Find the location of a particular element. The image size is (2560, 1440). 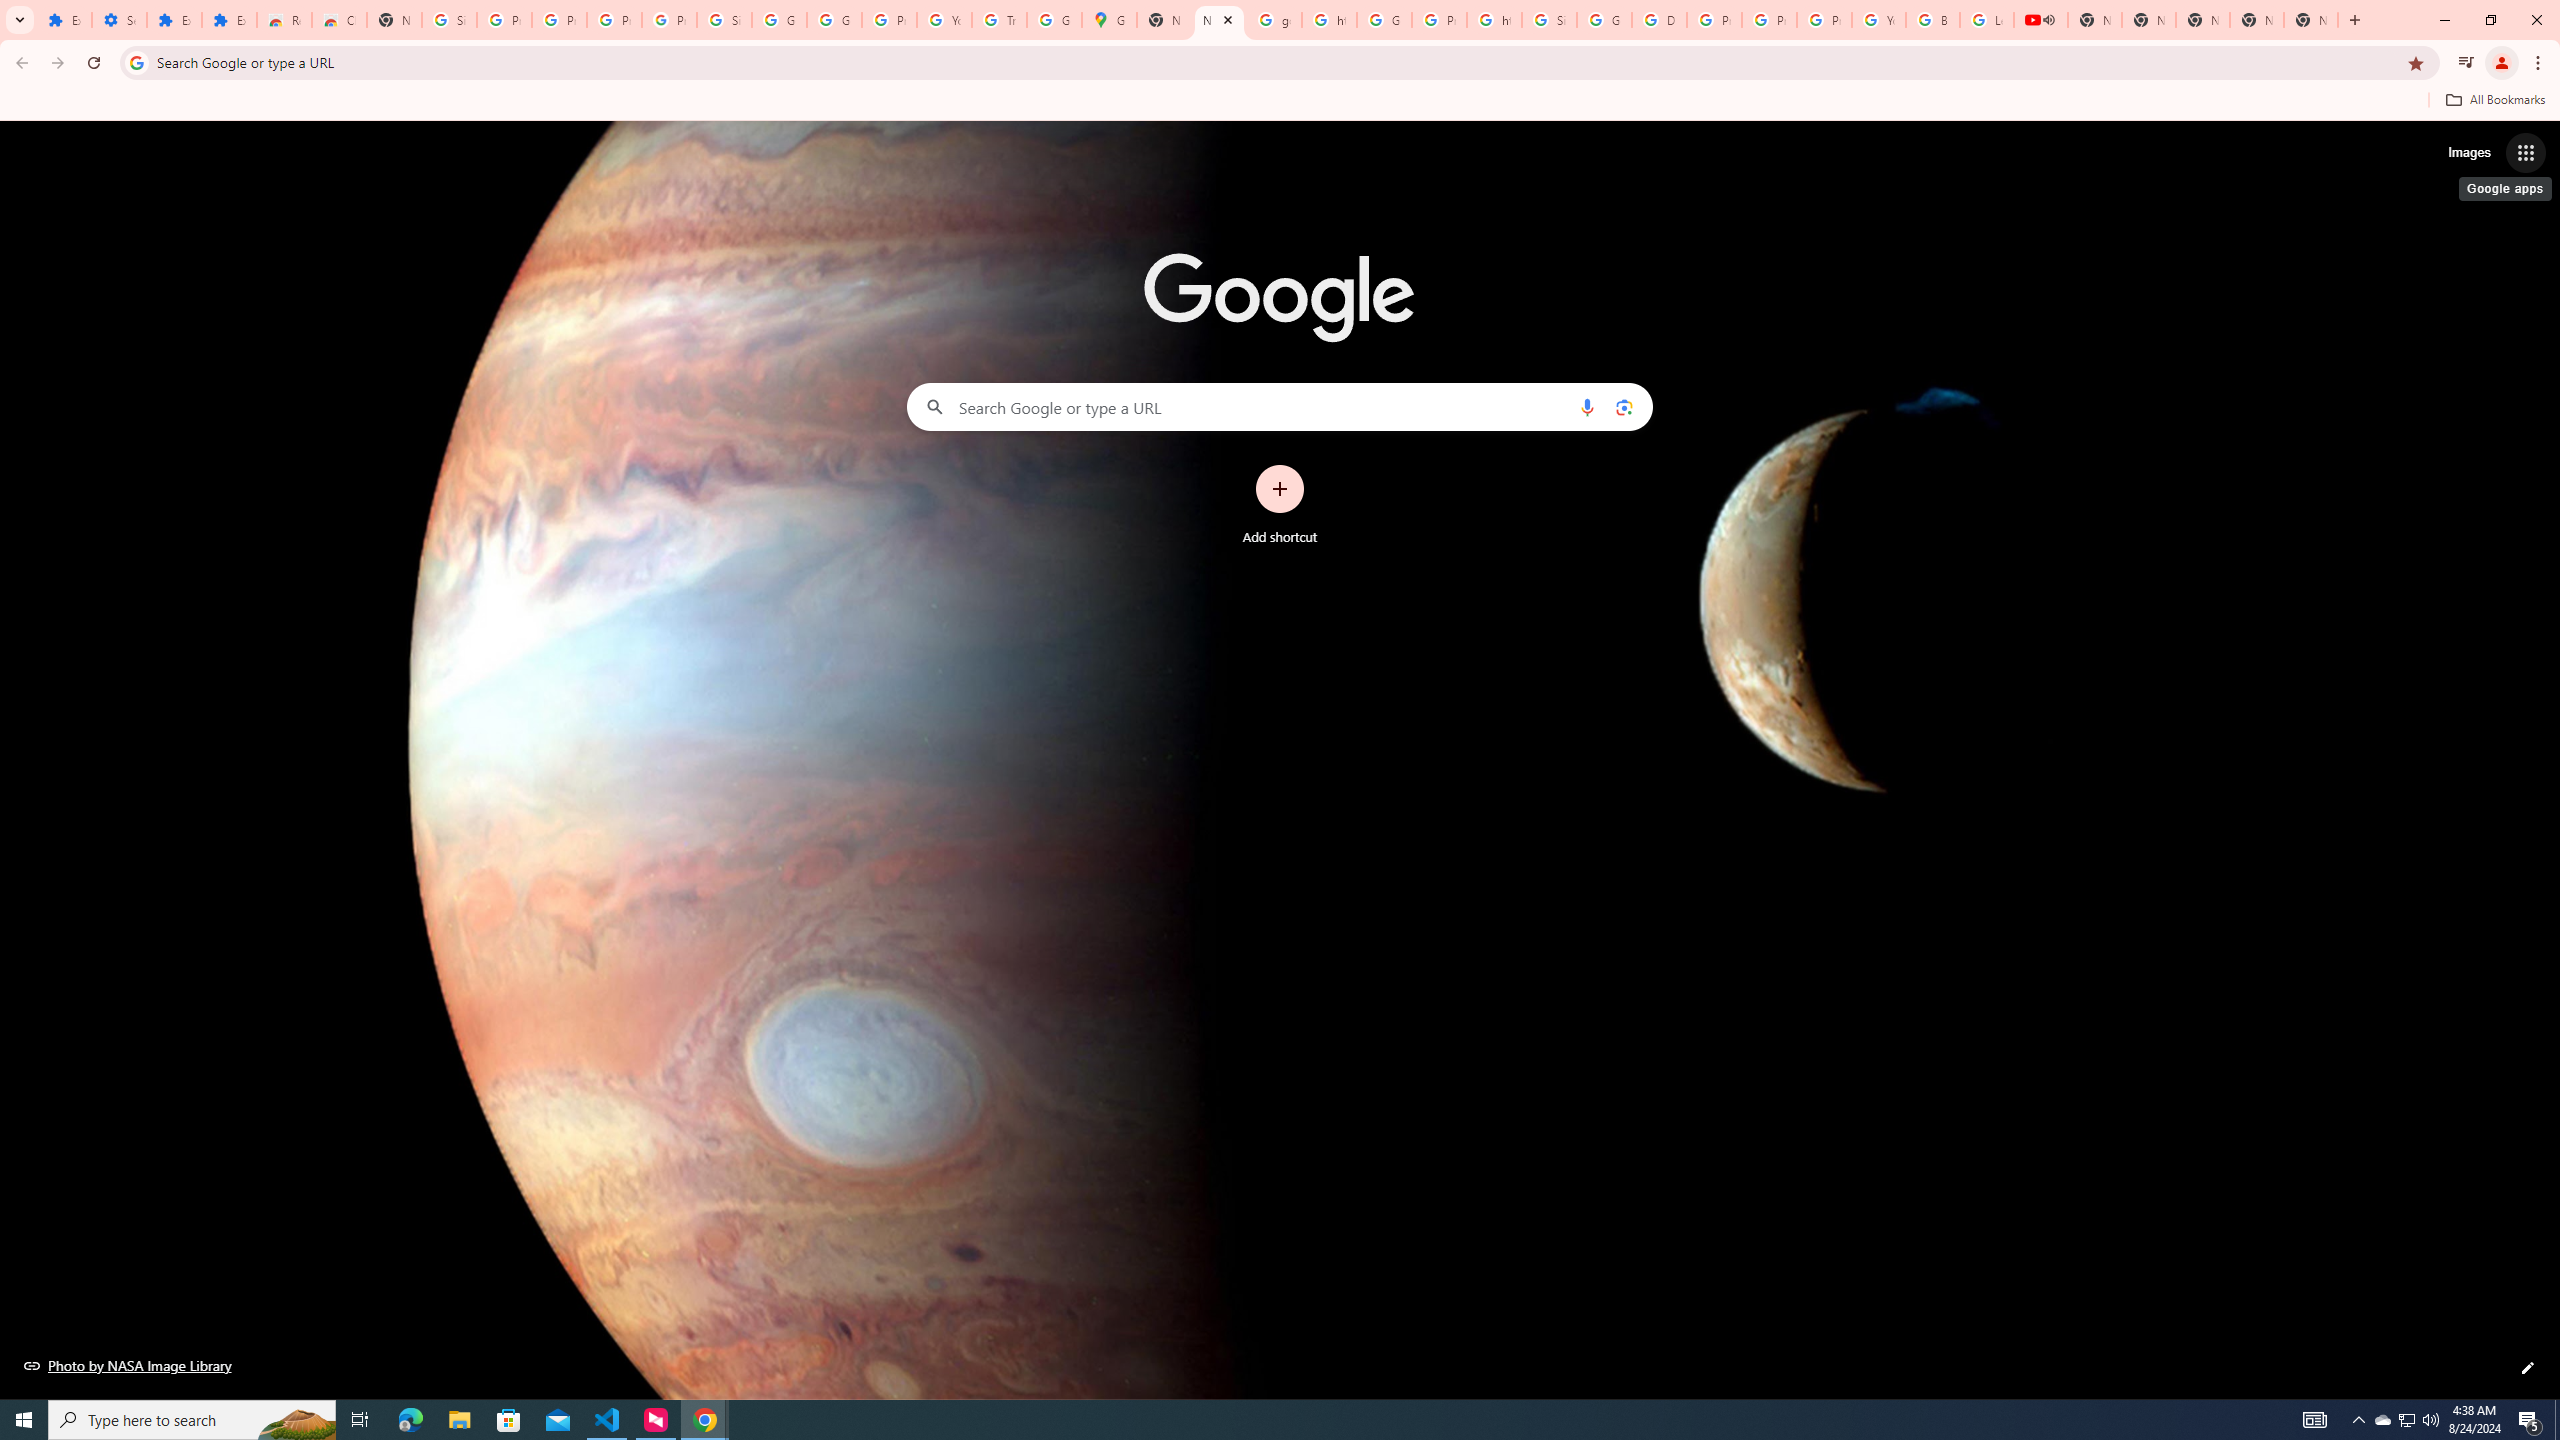

'Customize this page' is located at coordinates (2527, 1367).